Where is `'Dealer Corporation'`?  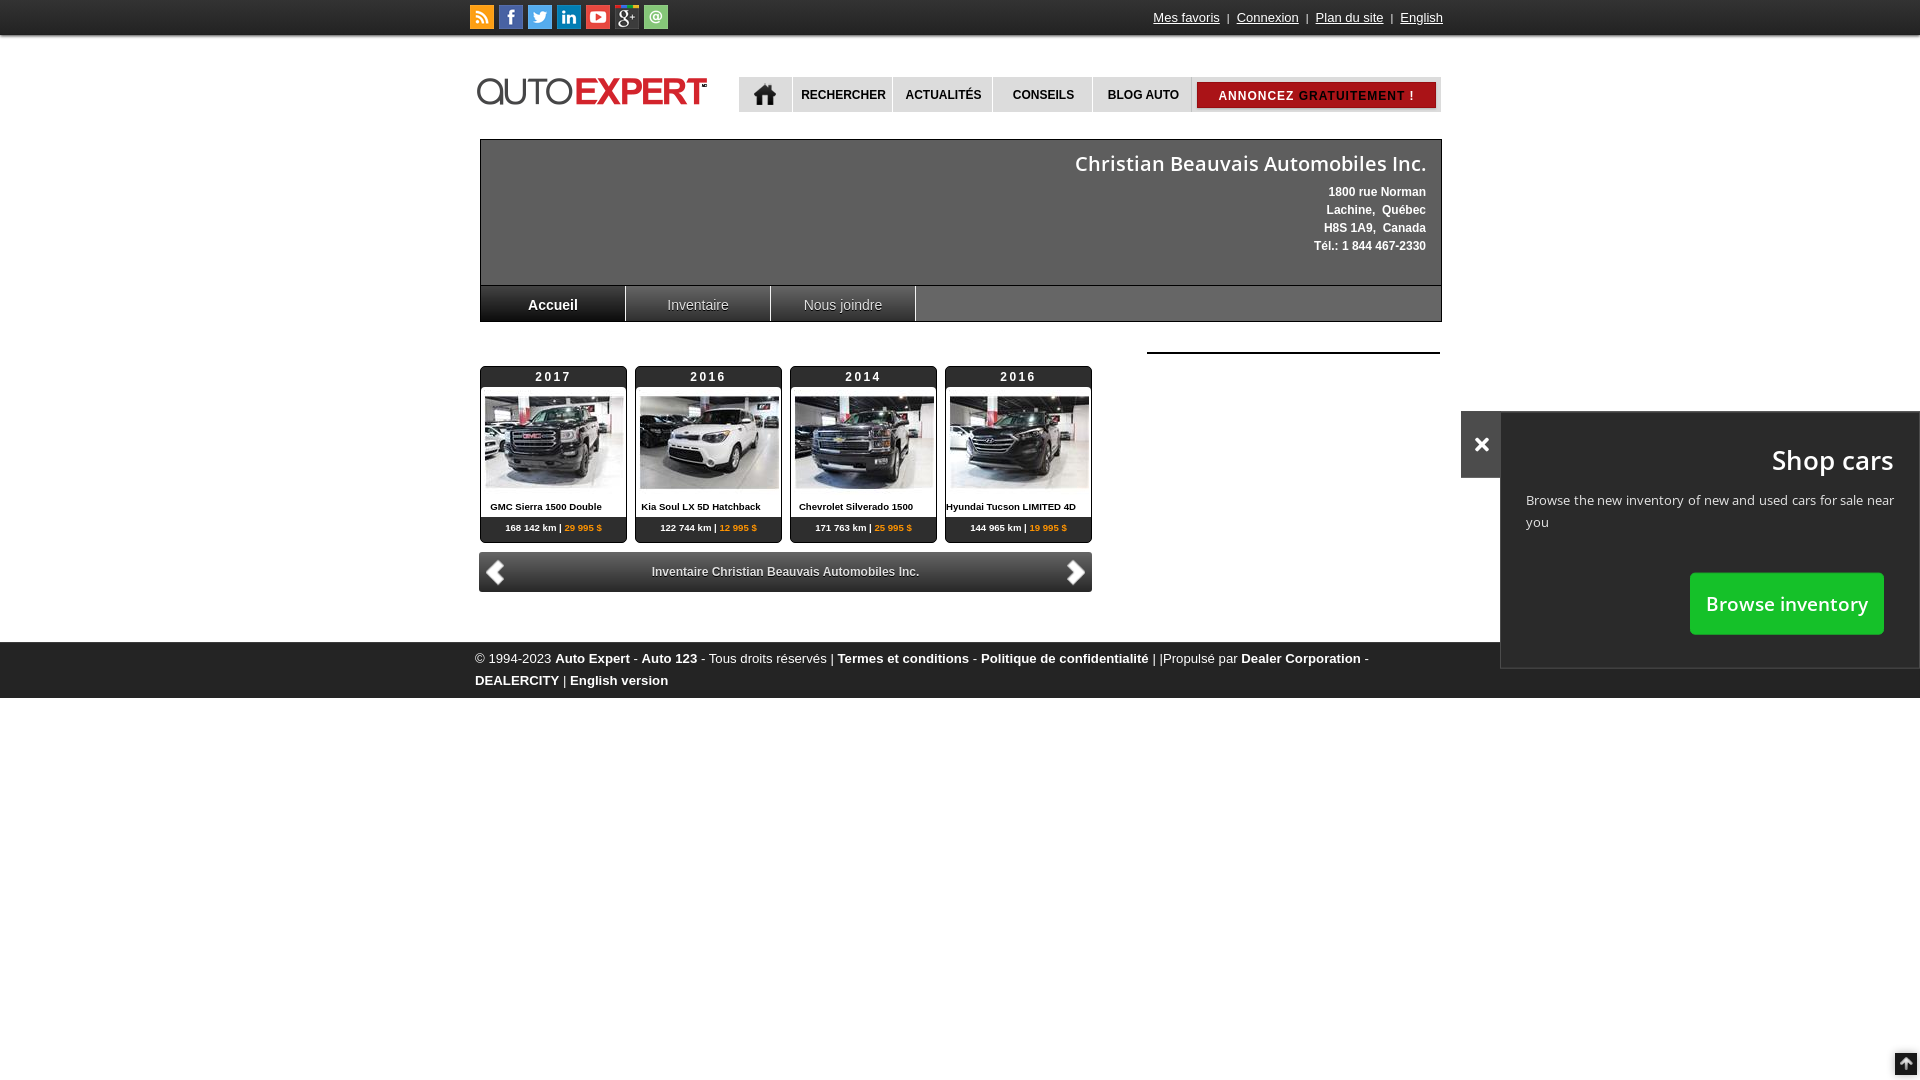
'Dealer Corporation' is located at coordinates (1300, 658).